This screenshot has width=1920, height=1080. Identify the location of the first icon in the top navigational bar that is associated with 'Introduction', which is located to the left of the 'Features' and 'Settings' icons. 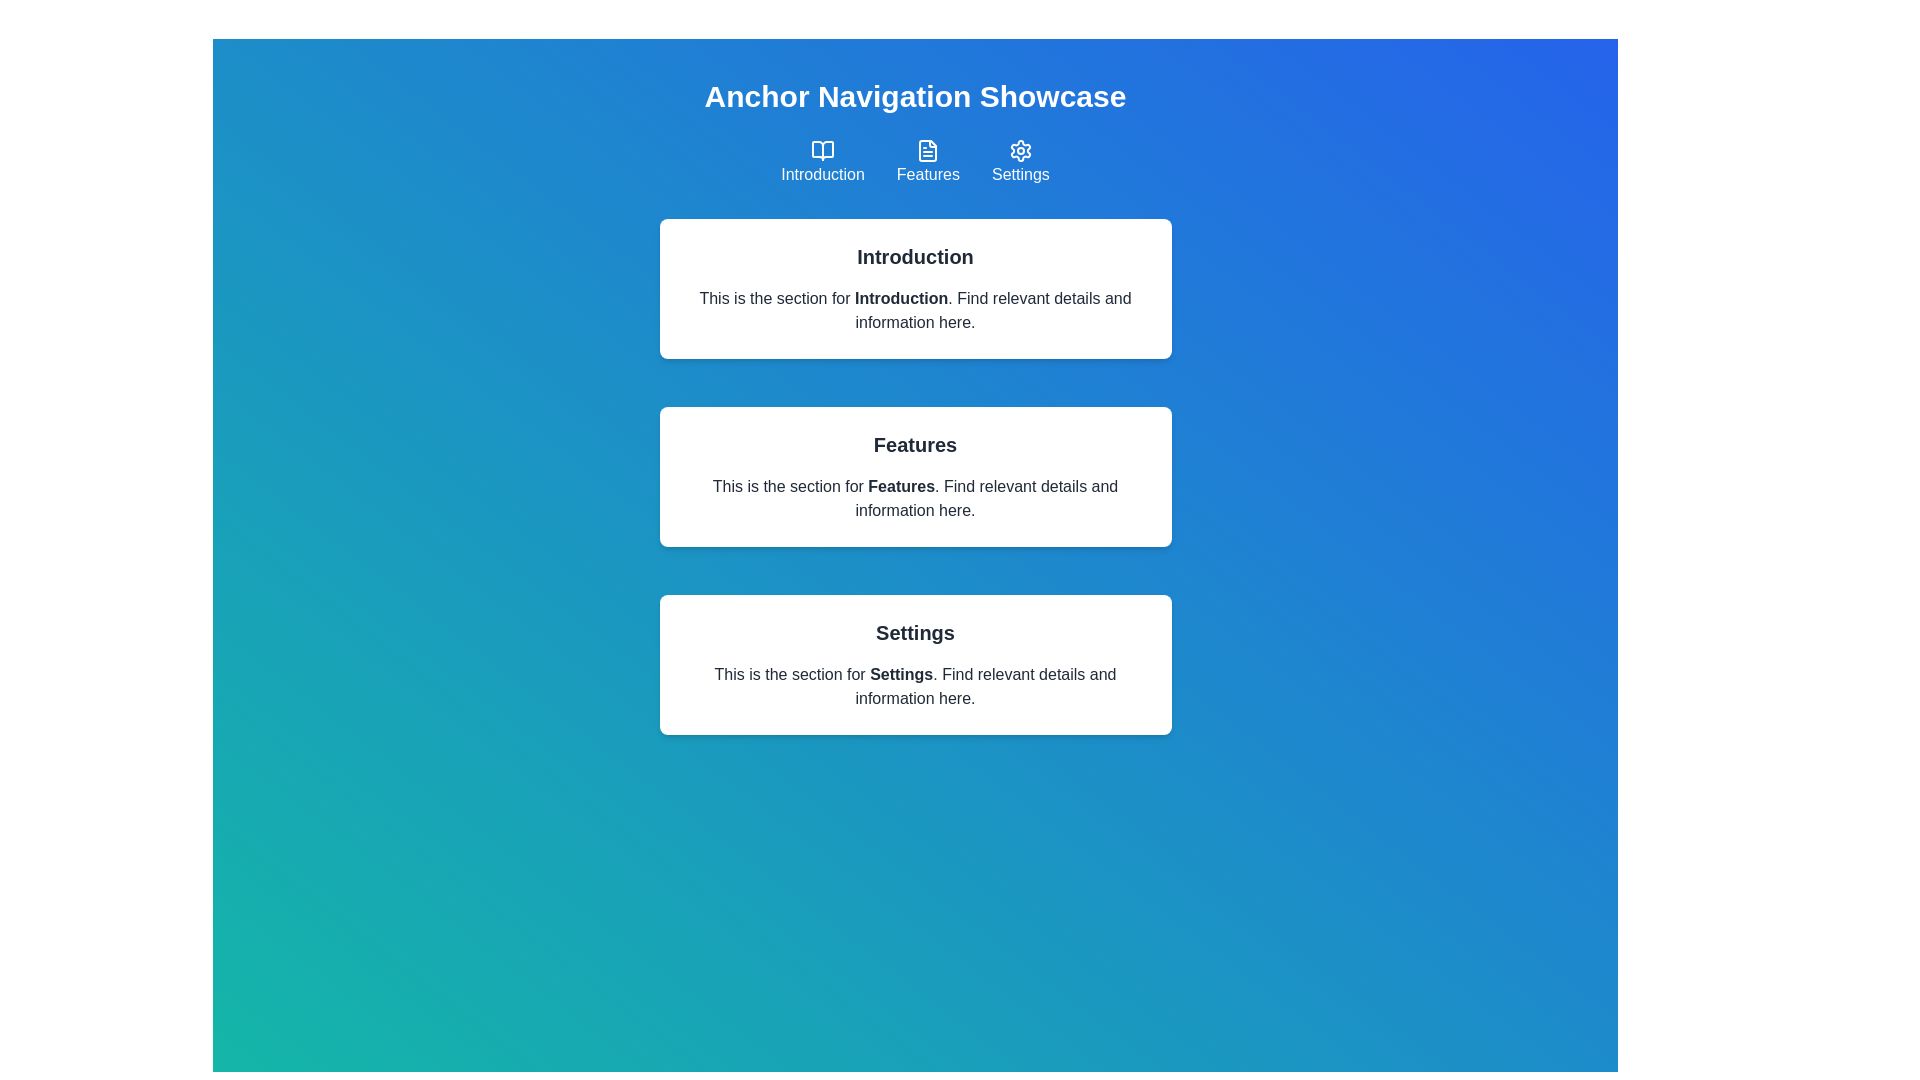
(823, 149).